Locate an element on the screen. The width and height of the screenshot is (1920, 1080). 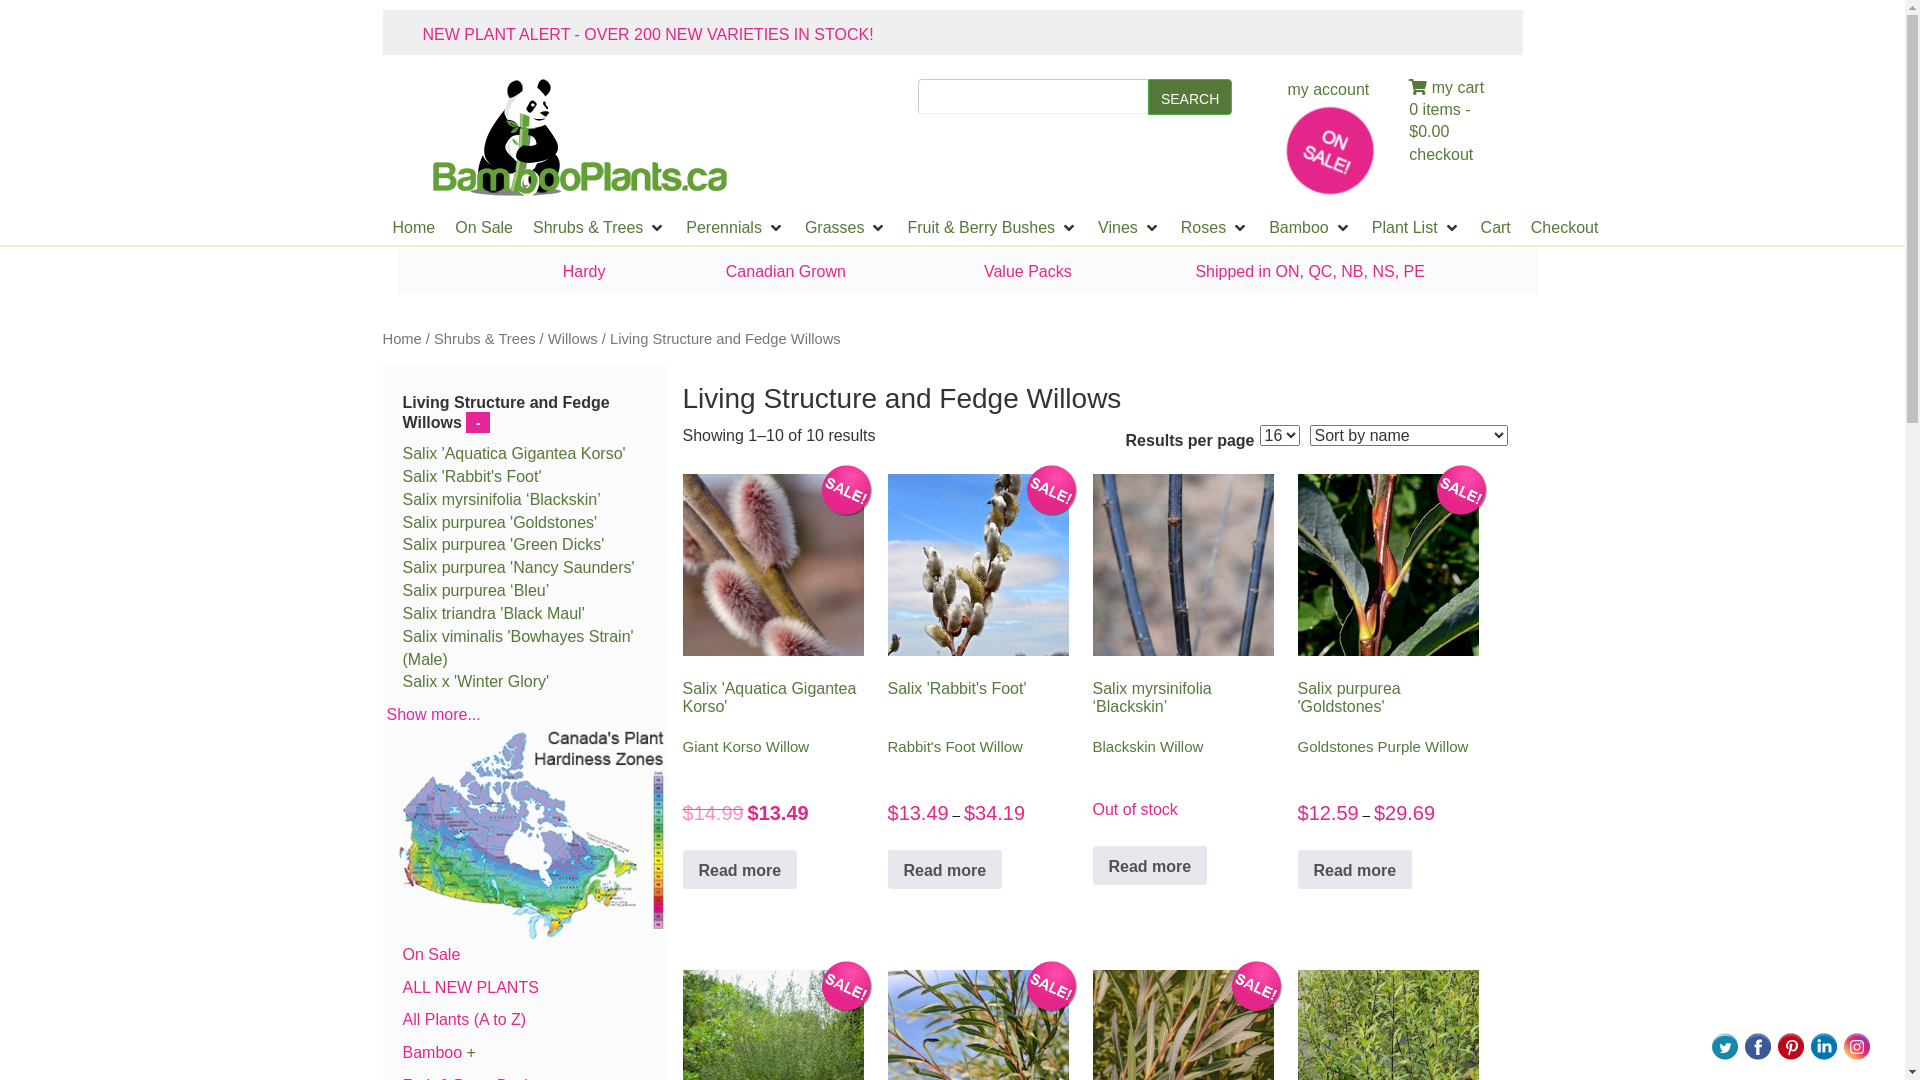
'Cart' is located at coordinates (1496, 227).